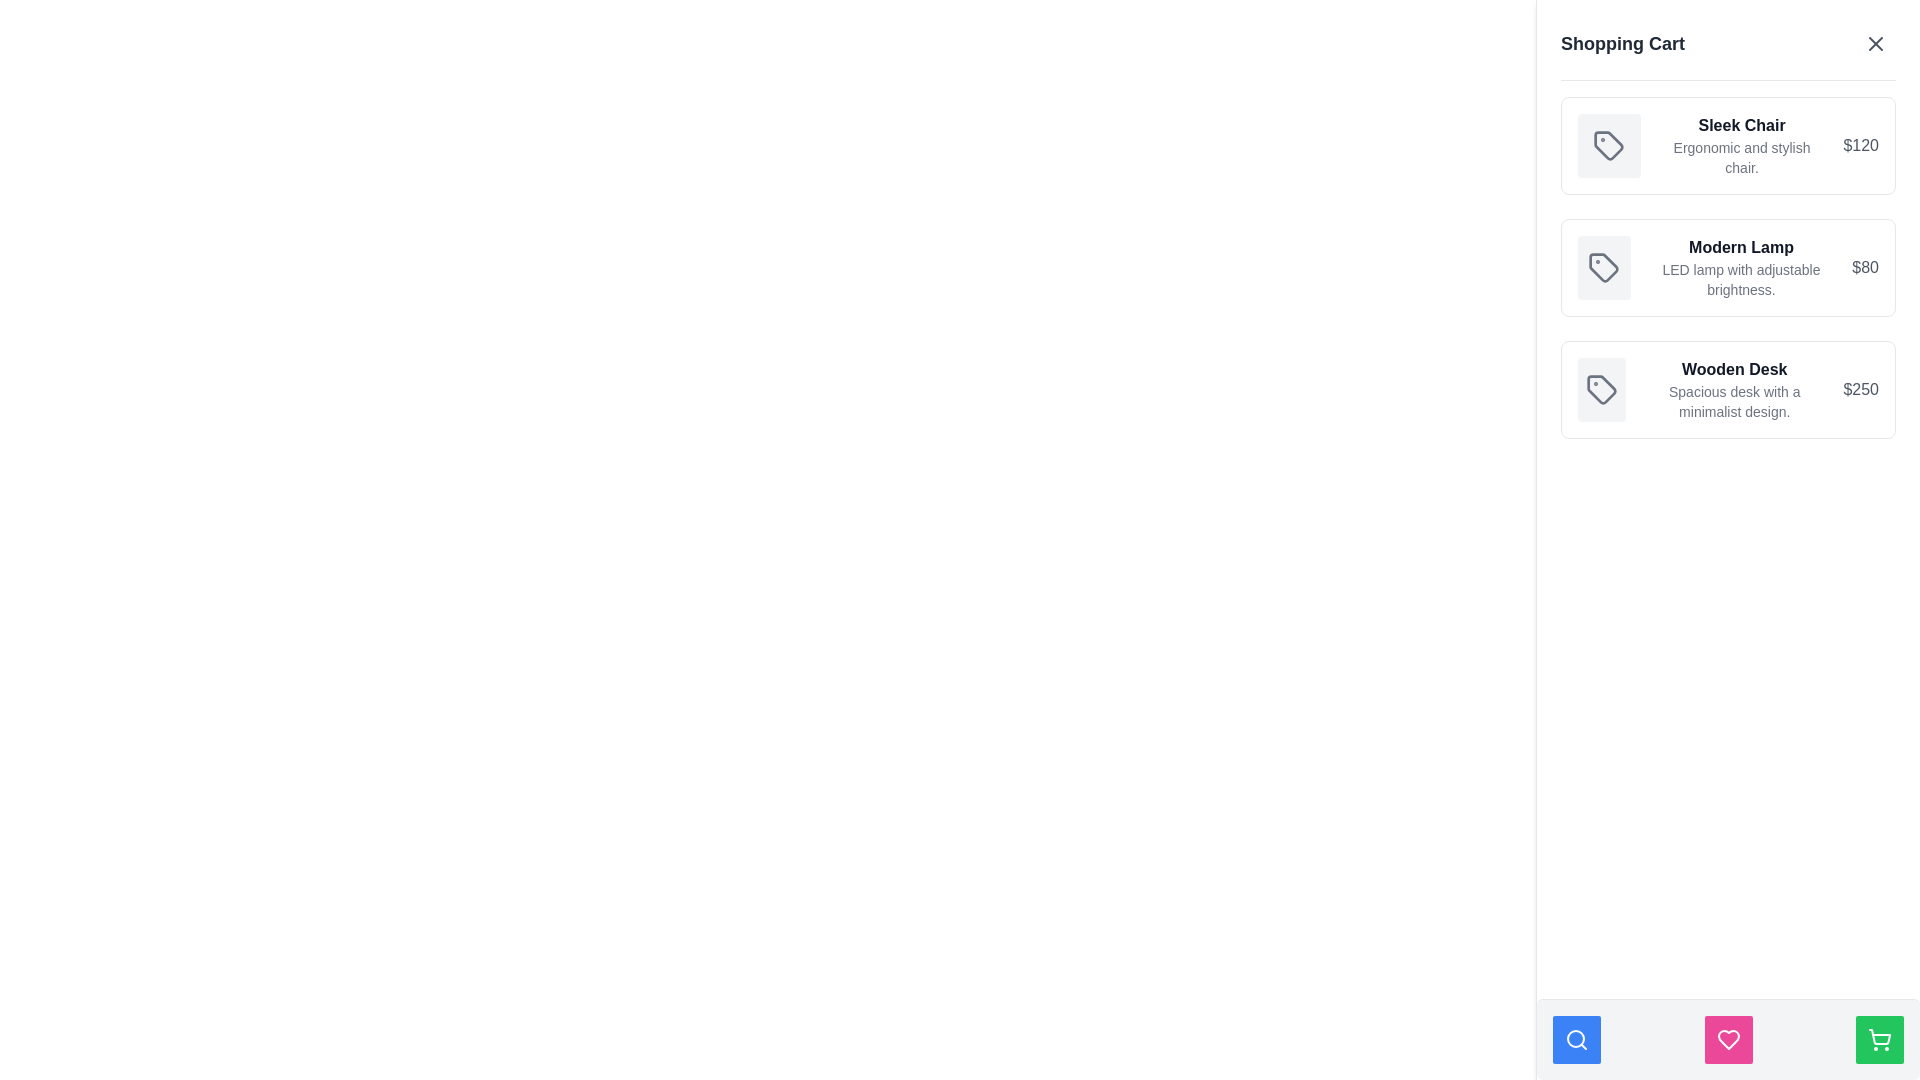 This screenshot has height=1080, width=1920. What do you see at coordinates (1740, 266) in the screenshot?
I see `the label that displays the product title and description for the second item in the shopping cart interface, located between an icon on the left and the price '$80' on the right` at bounding box center [1740, 266].